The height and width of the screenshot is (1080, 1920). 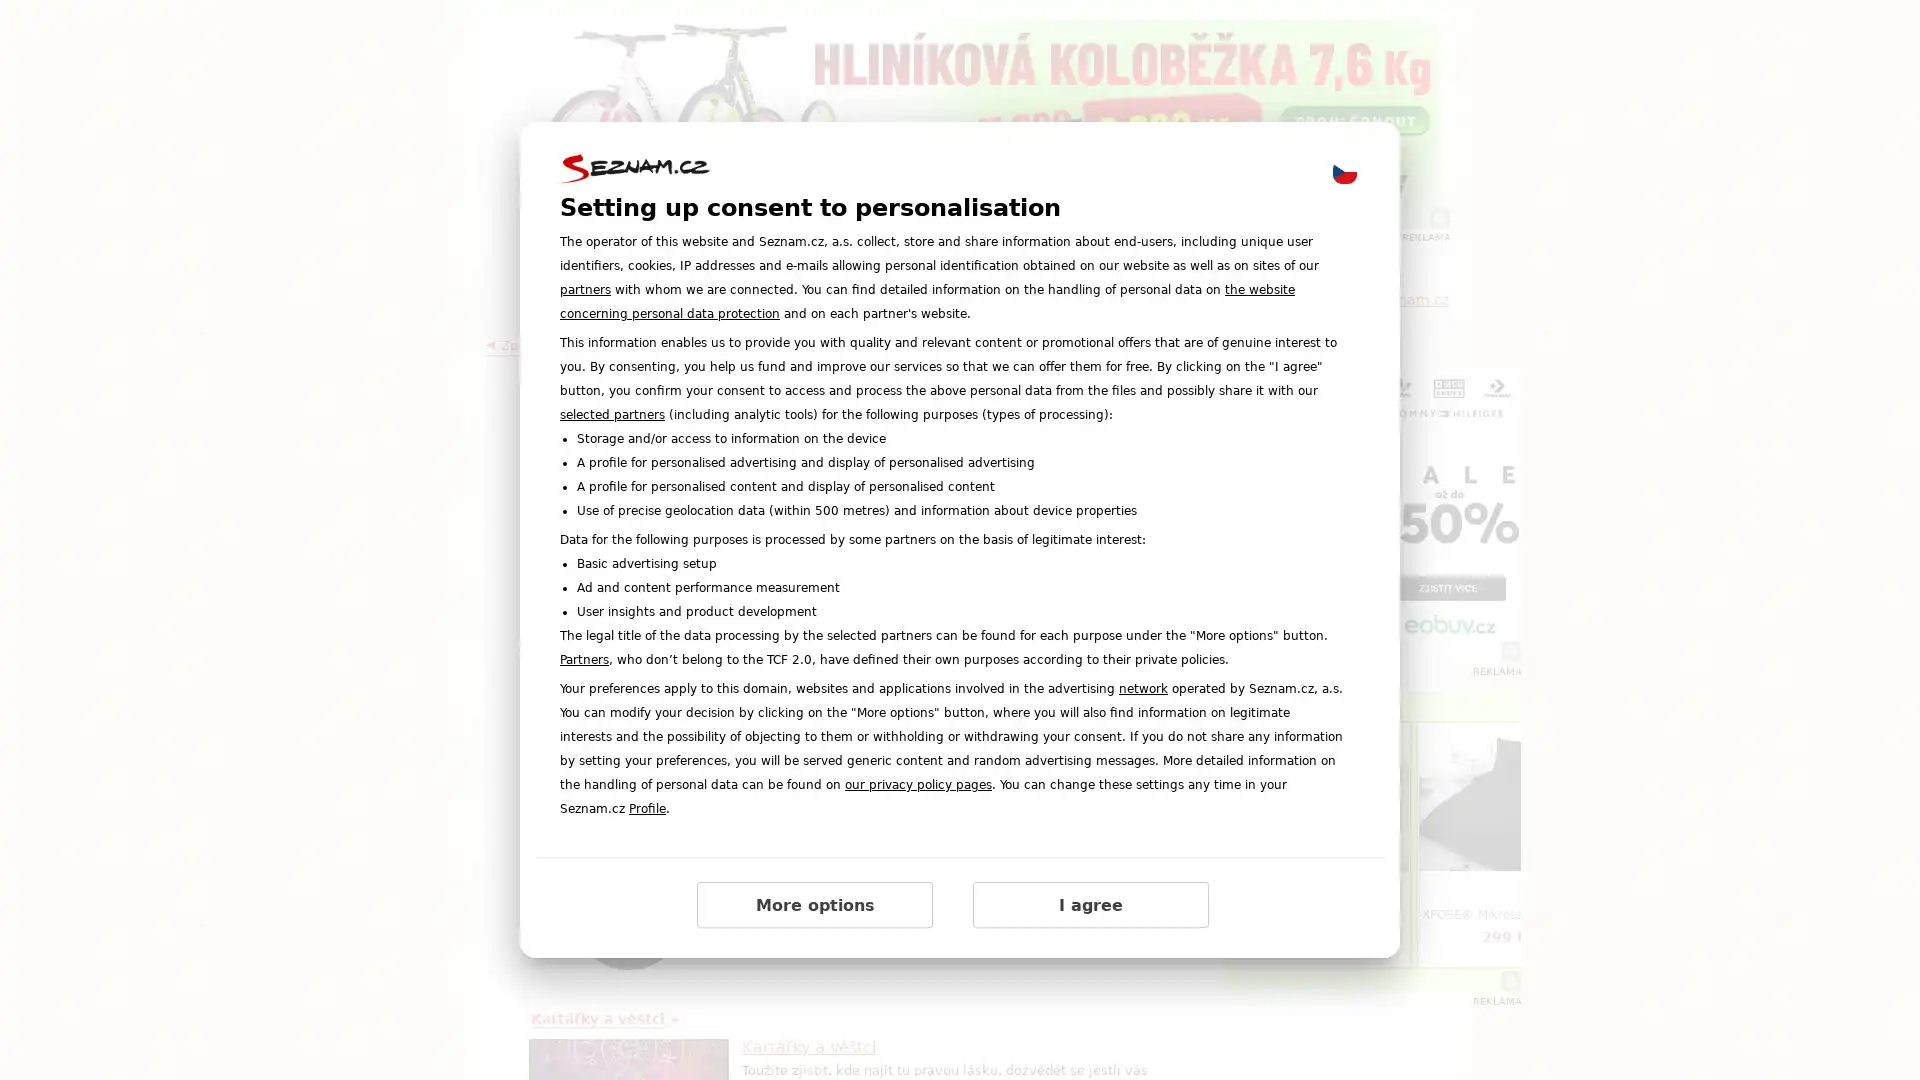 What do you see at coordinates (1089, 905) in the screenshot?
I see `I agree` at bounding box center [1089, 905].